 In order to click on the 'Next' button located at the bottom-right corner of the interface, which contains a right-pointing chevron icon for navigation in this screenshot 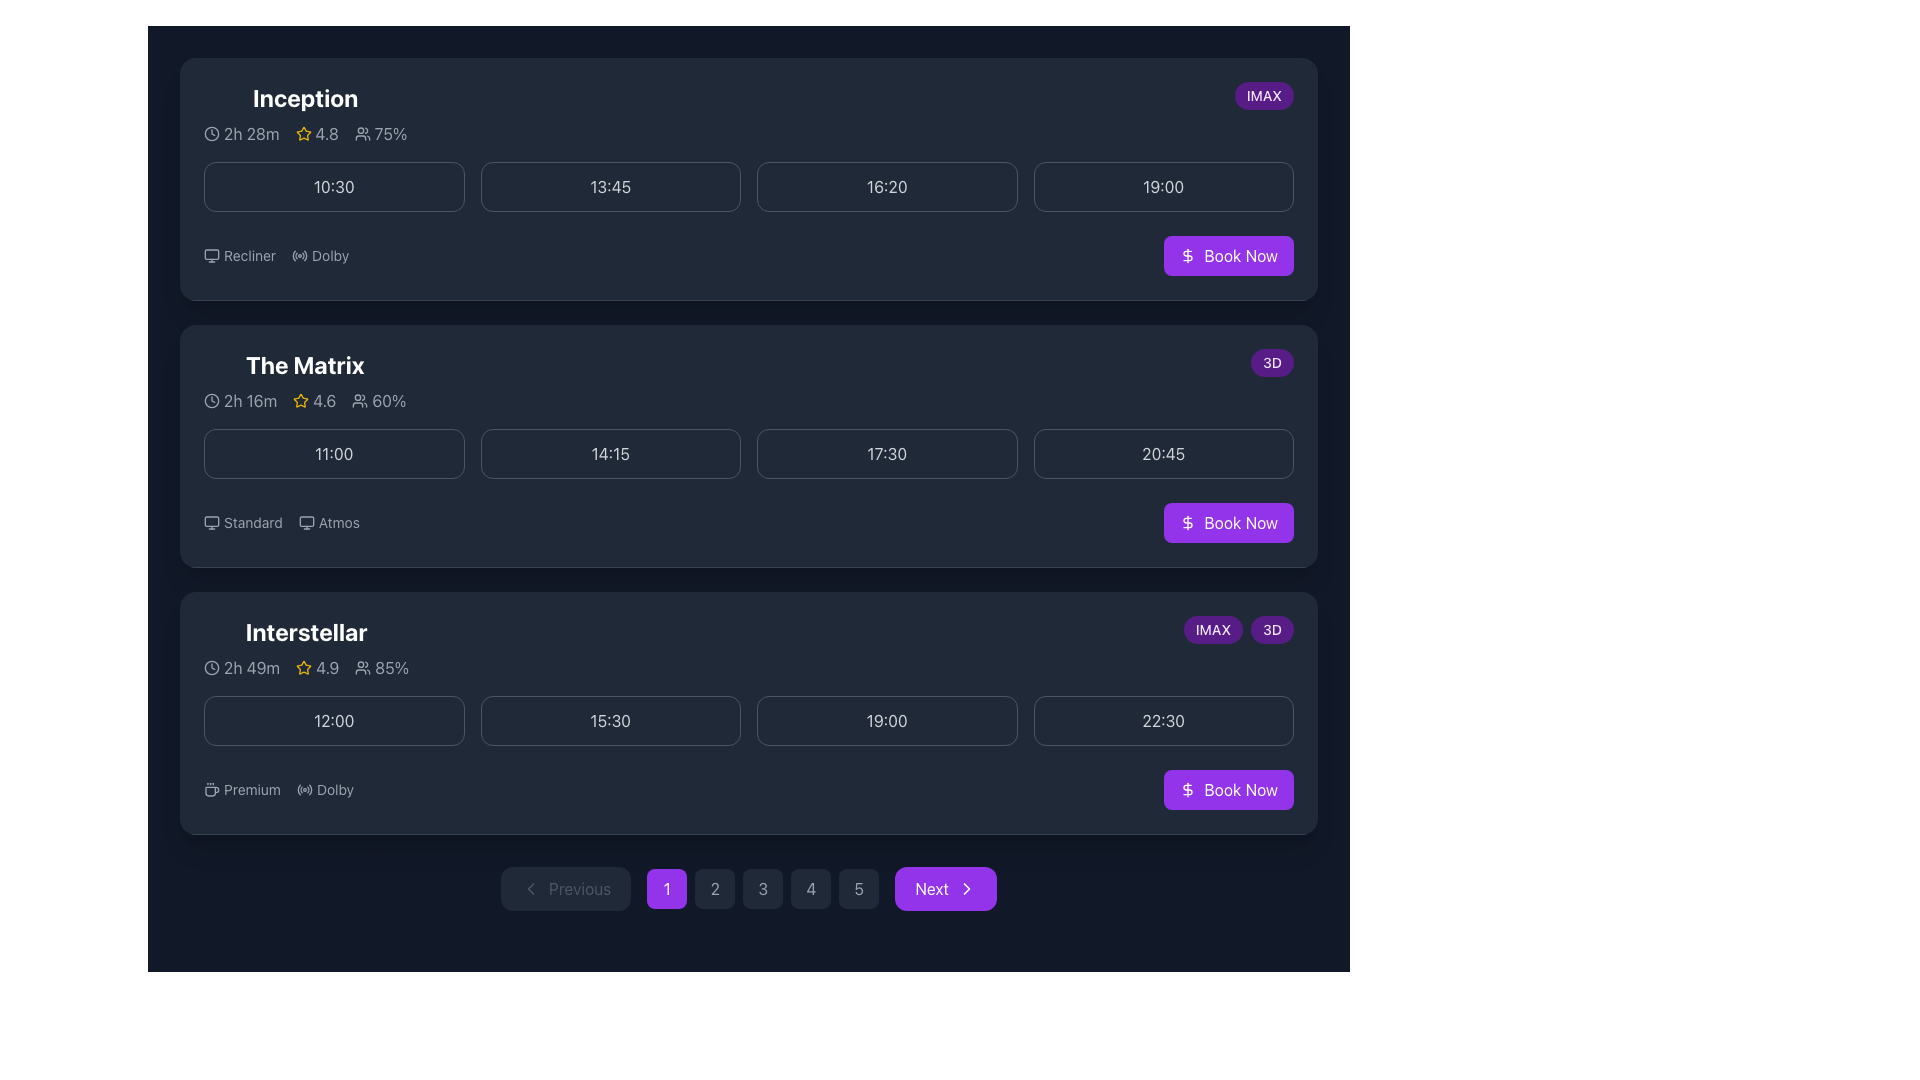, I will do `click(966, 887)`.